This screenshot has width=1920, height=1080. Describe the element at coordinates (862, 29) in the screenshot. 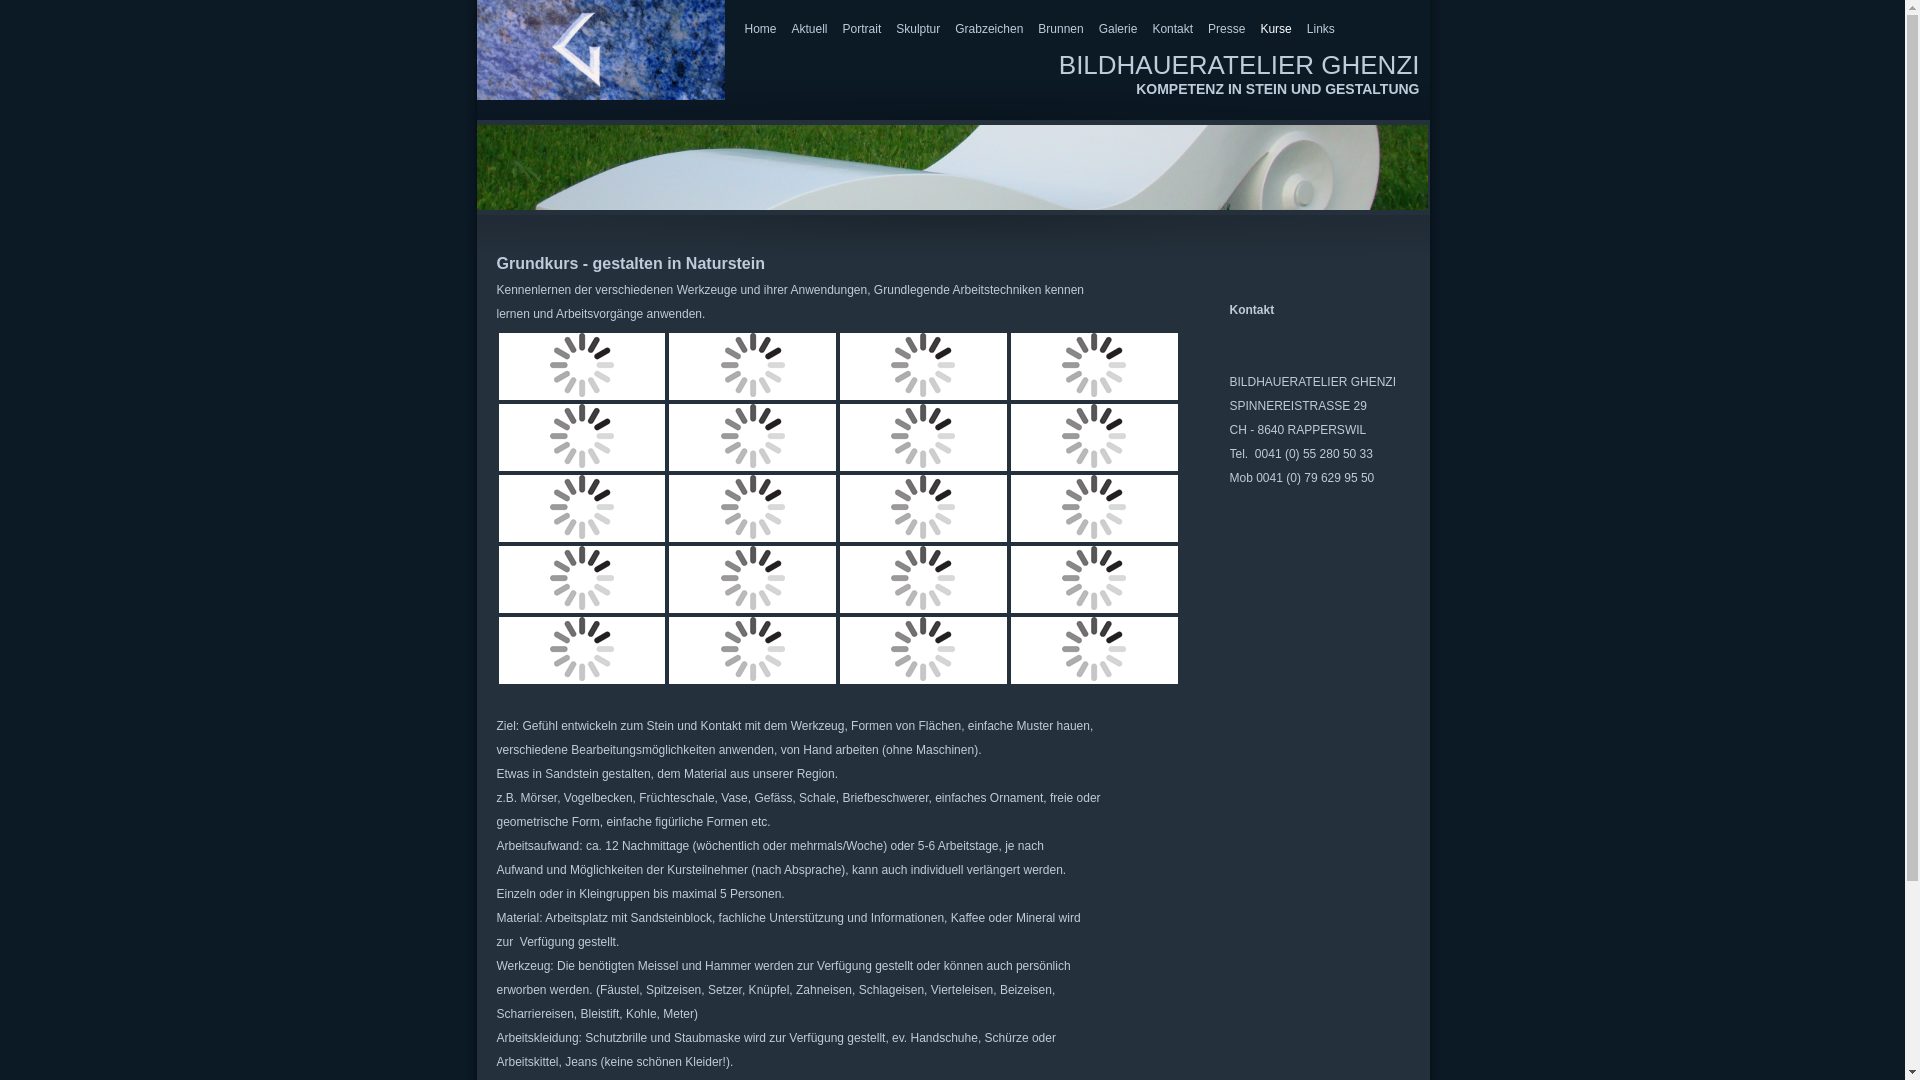

I see `'Portrait'` at that location.